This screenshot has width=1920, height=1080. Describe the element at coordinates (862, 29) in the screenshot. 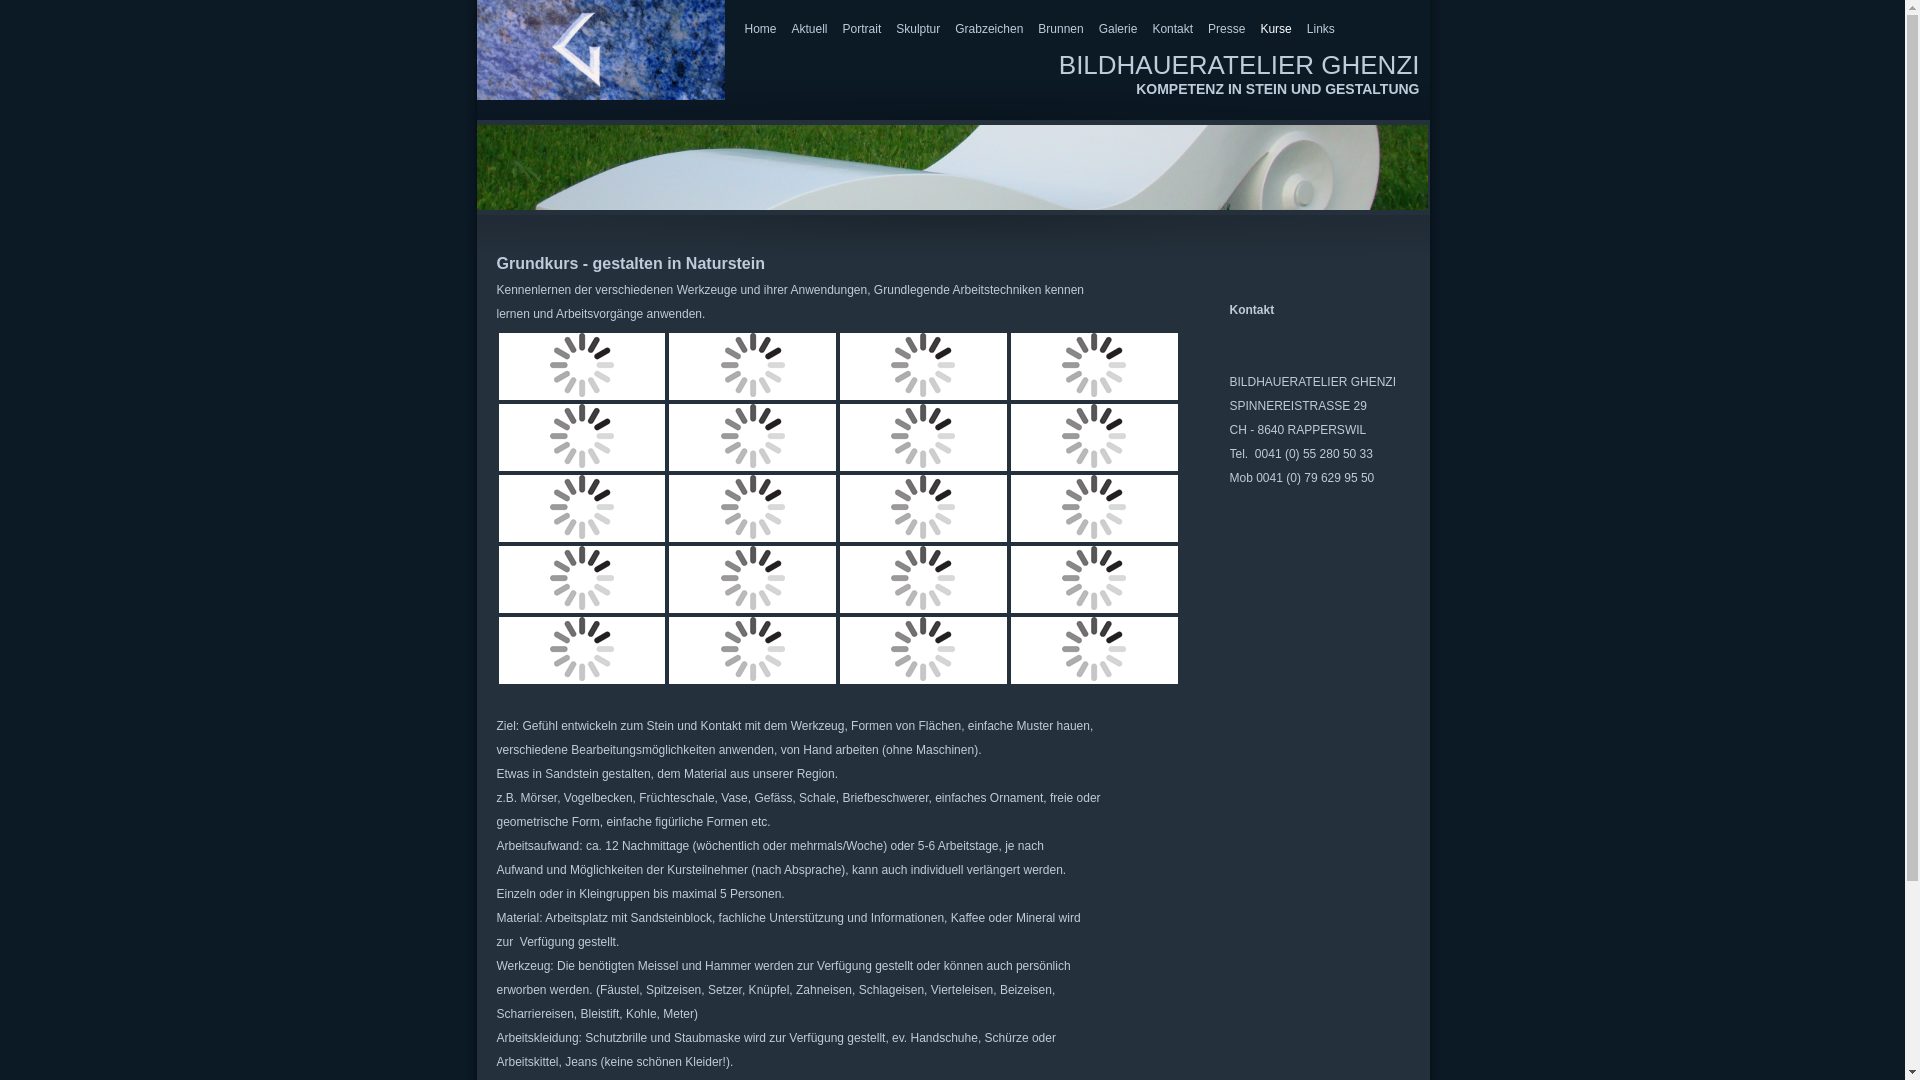

I see `'Portrait'` at that location.